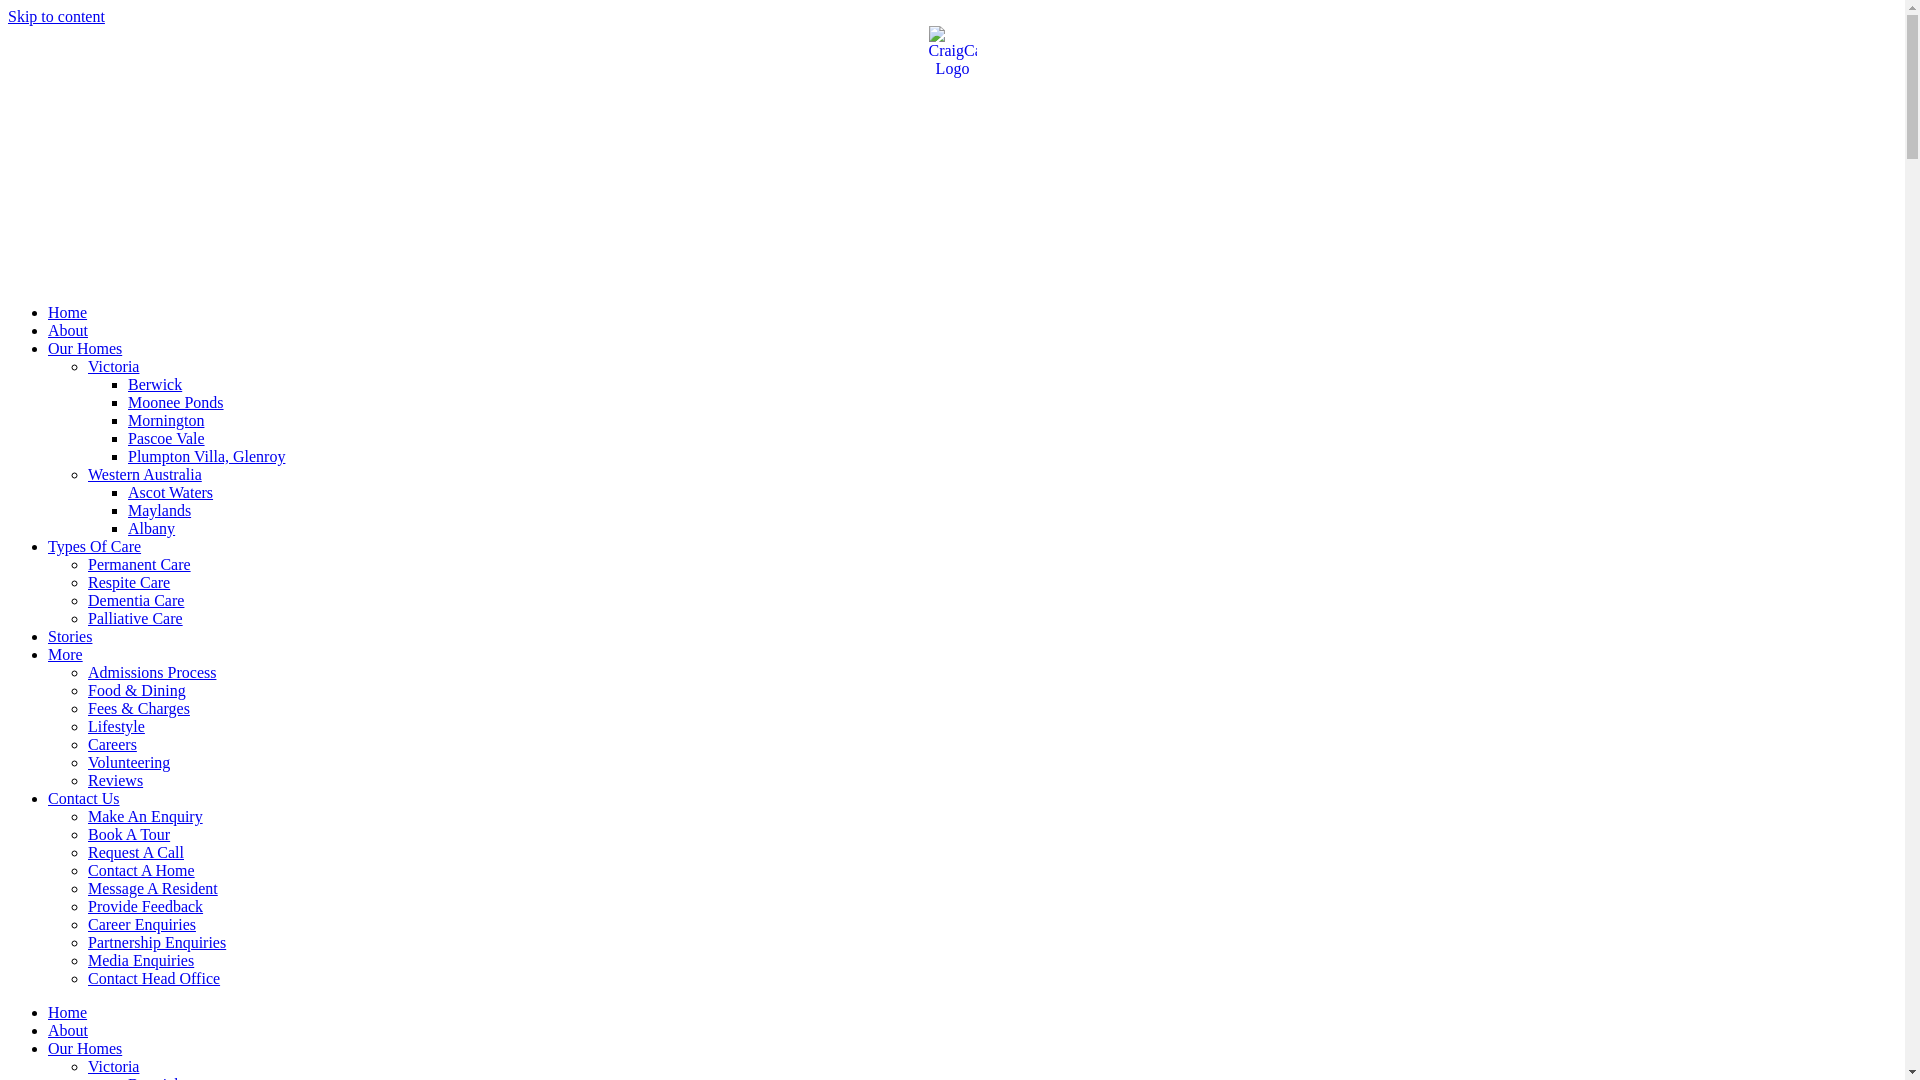  What do you see at coordinates (152, 977) in the screenshot?
I see `'Contact Head Office'` at bounding box center [152, 977].